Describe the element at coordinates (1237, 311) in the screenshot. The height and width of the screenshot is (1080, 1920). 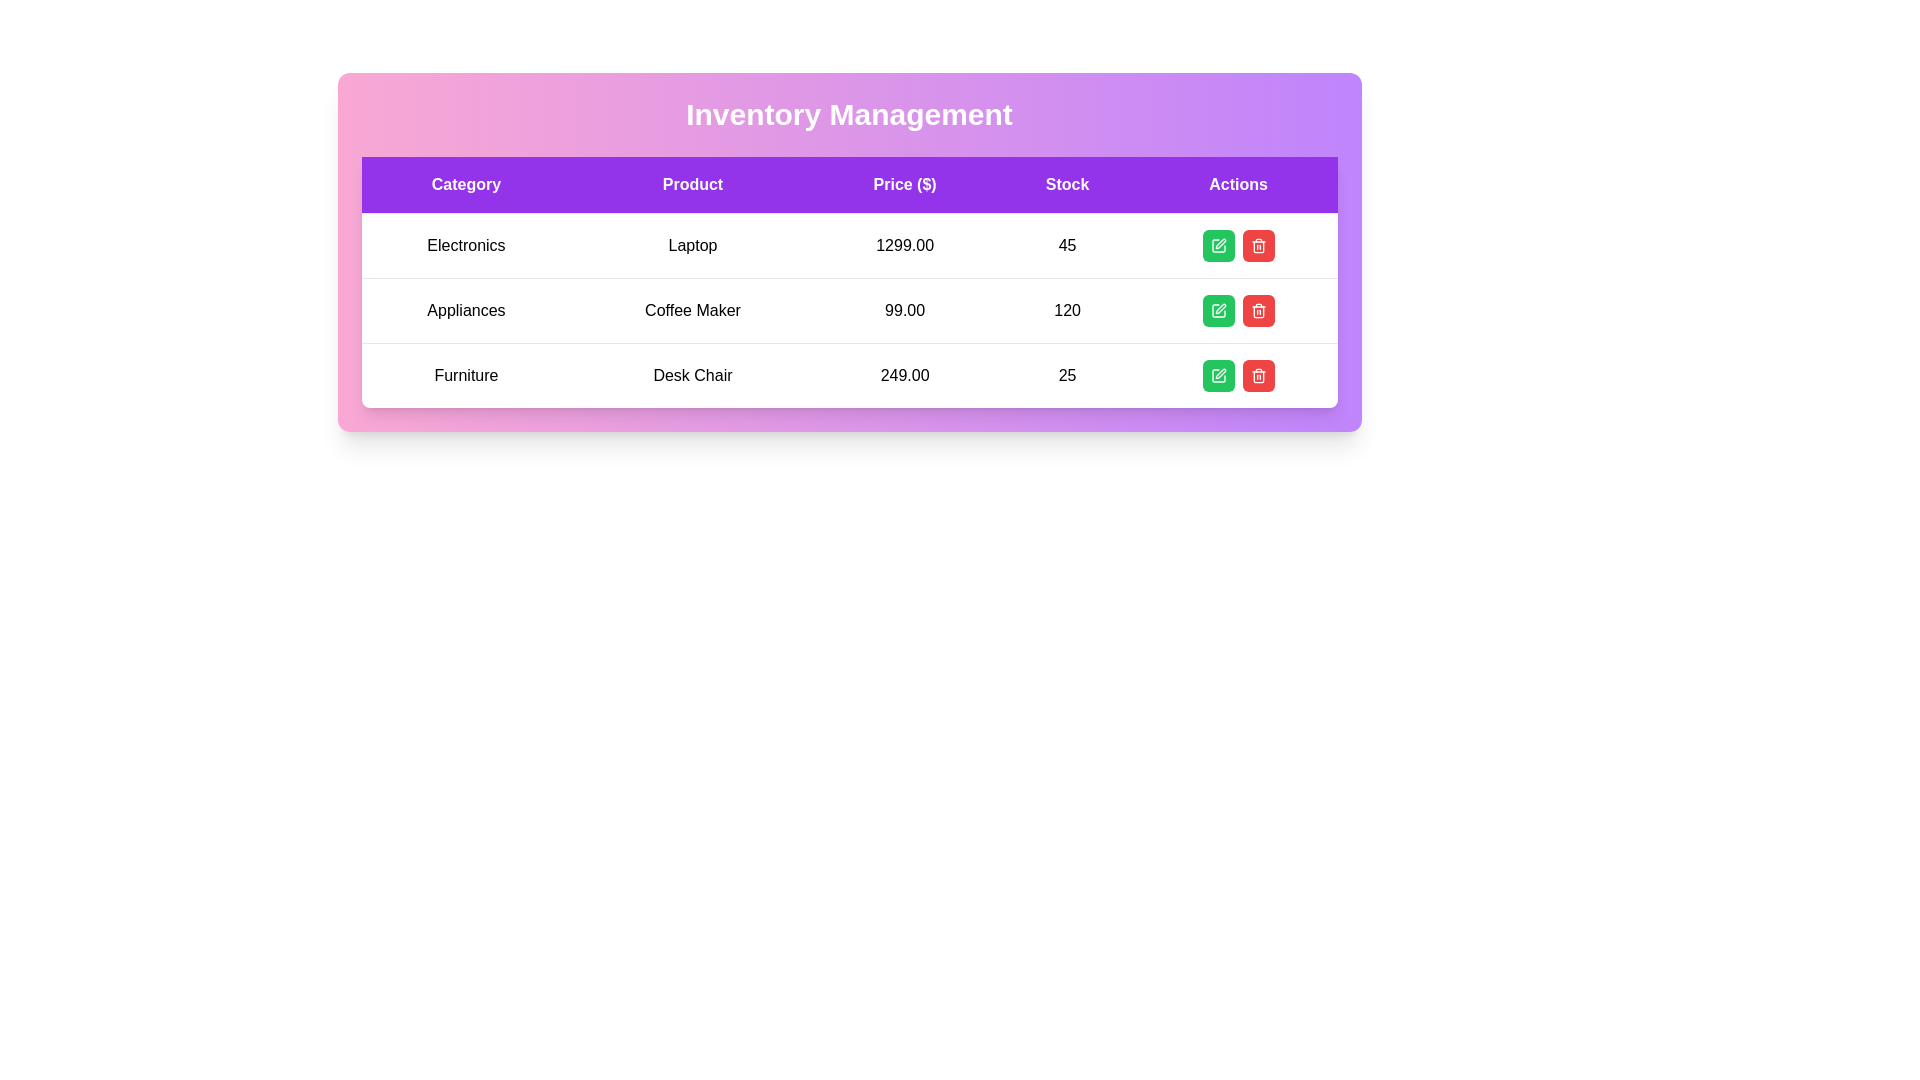
I see `either the green pencil button or the red trash bin button in the Button Group associated with the 'Coffee Maker' product in the Actions column of the table` at that location.